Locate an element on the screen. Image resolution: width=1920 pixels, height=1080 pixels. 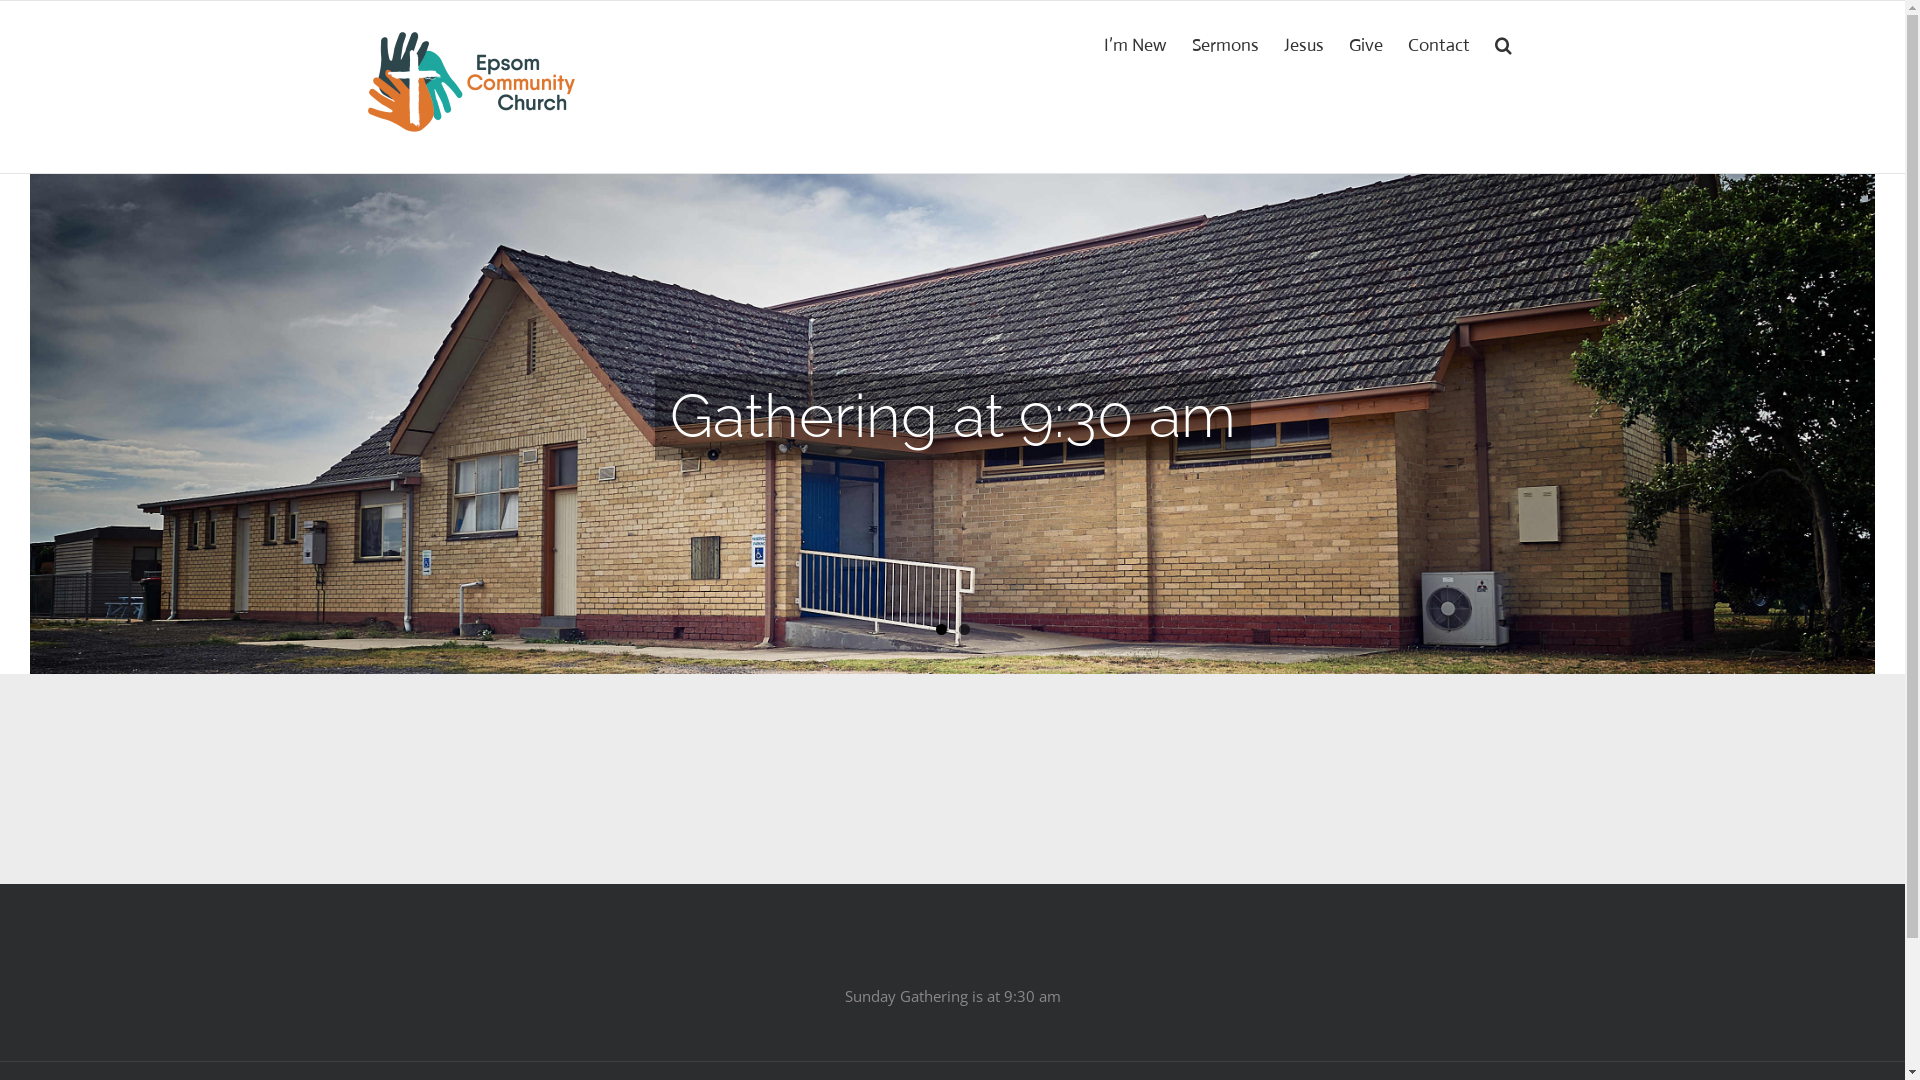
'Jesus' is located at coordinates (1304, 42).